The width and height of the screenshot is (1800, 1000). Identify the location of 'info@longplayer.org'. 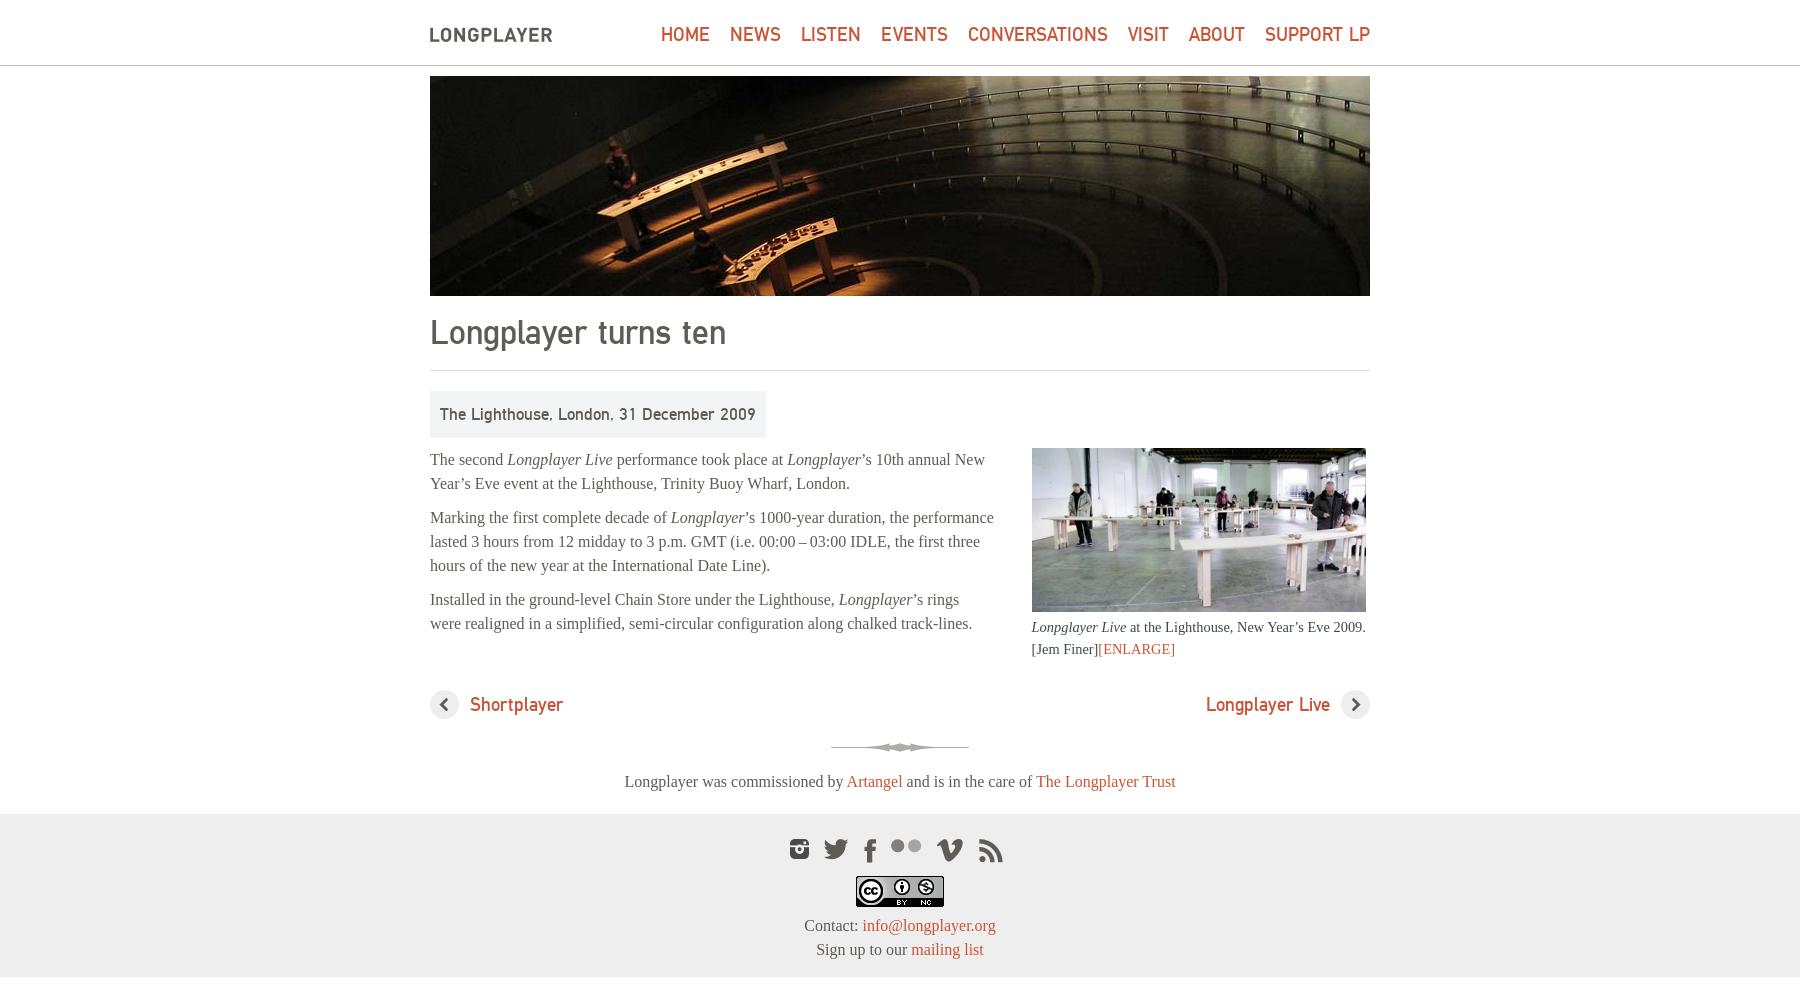
(927, 925).